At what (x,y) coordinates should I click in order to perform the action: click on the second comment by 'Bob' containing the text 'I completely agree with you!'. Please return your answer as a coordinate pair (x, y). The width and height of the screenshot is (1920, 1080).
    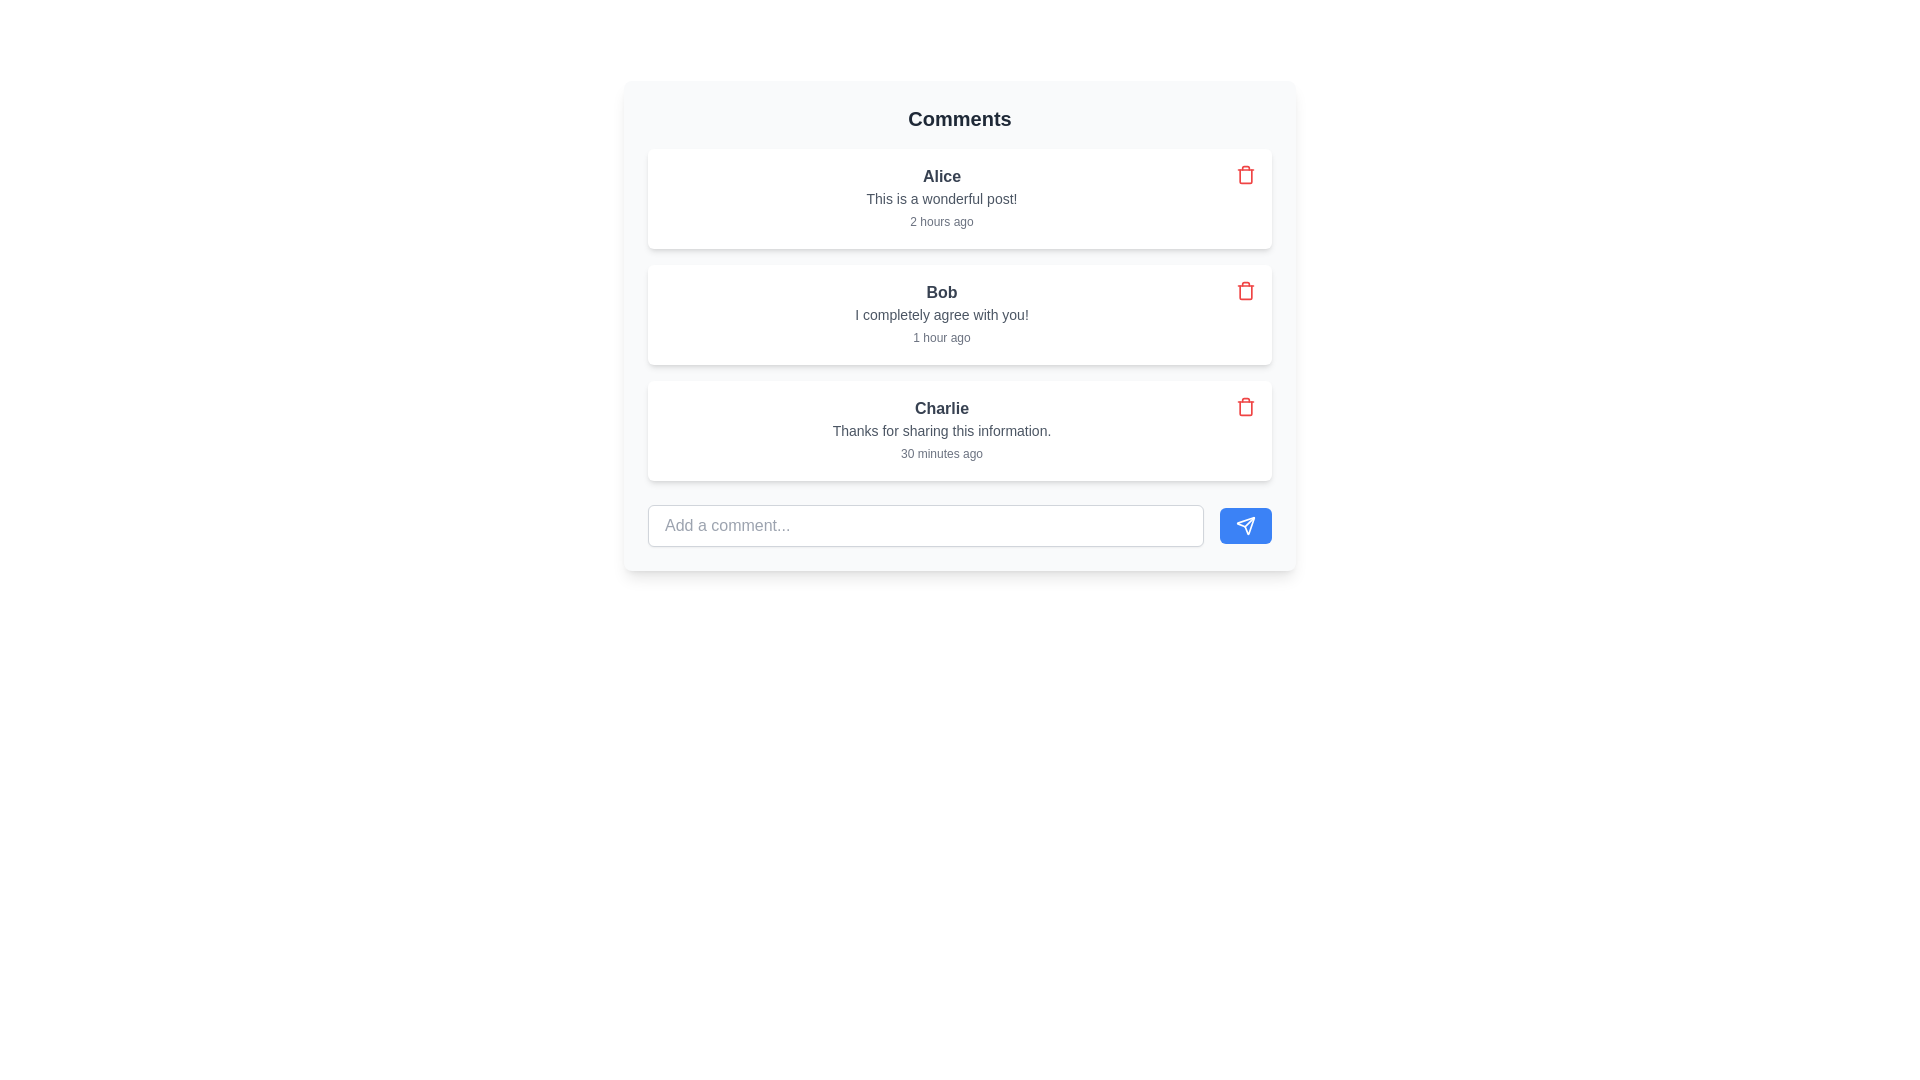
    Looking at the image, I should click on (960, 325).